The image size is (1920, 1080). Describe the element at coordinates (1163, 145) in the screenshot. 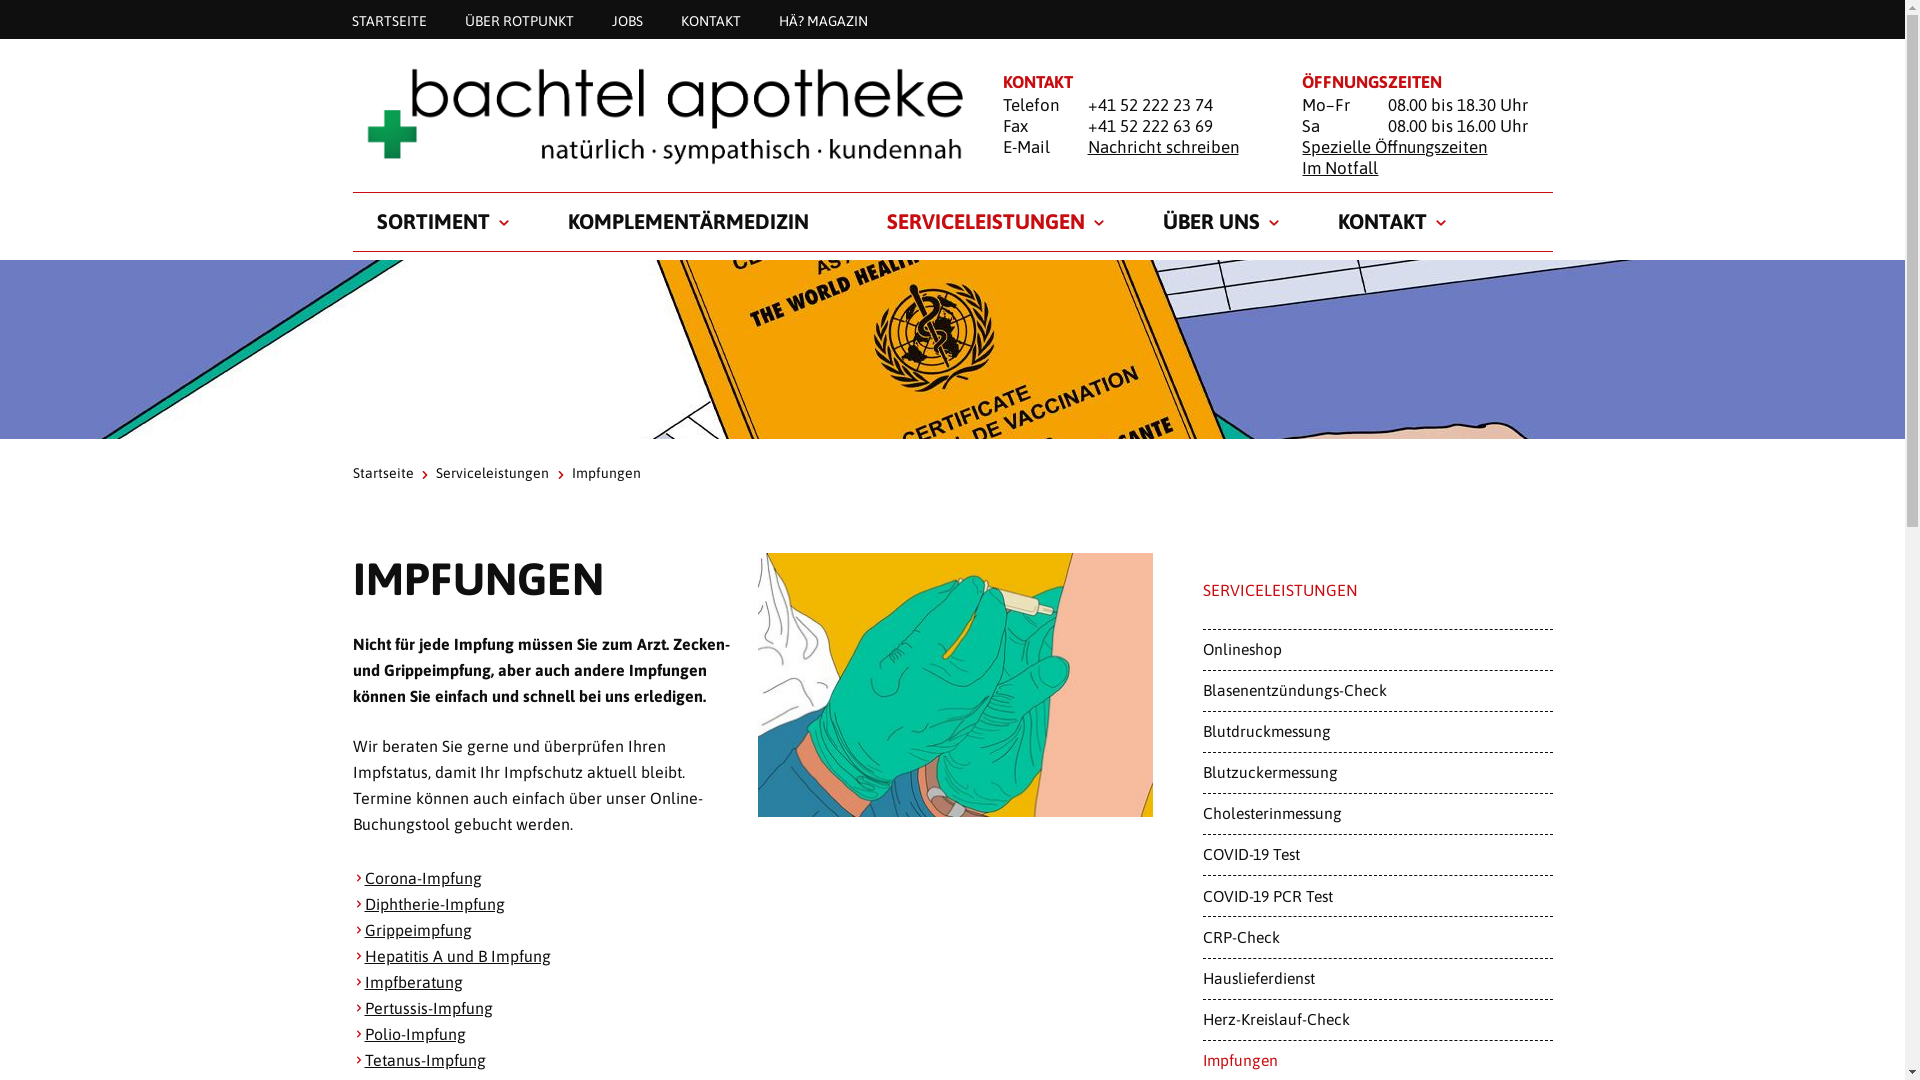

I see `'Nachricht schreiben'` at that location.